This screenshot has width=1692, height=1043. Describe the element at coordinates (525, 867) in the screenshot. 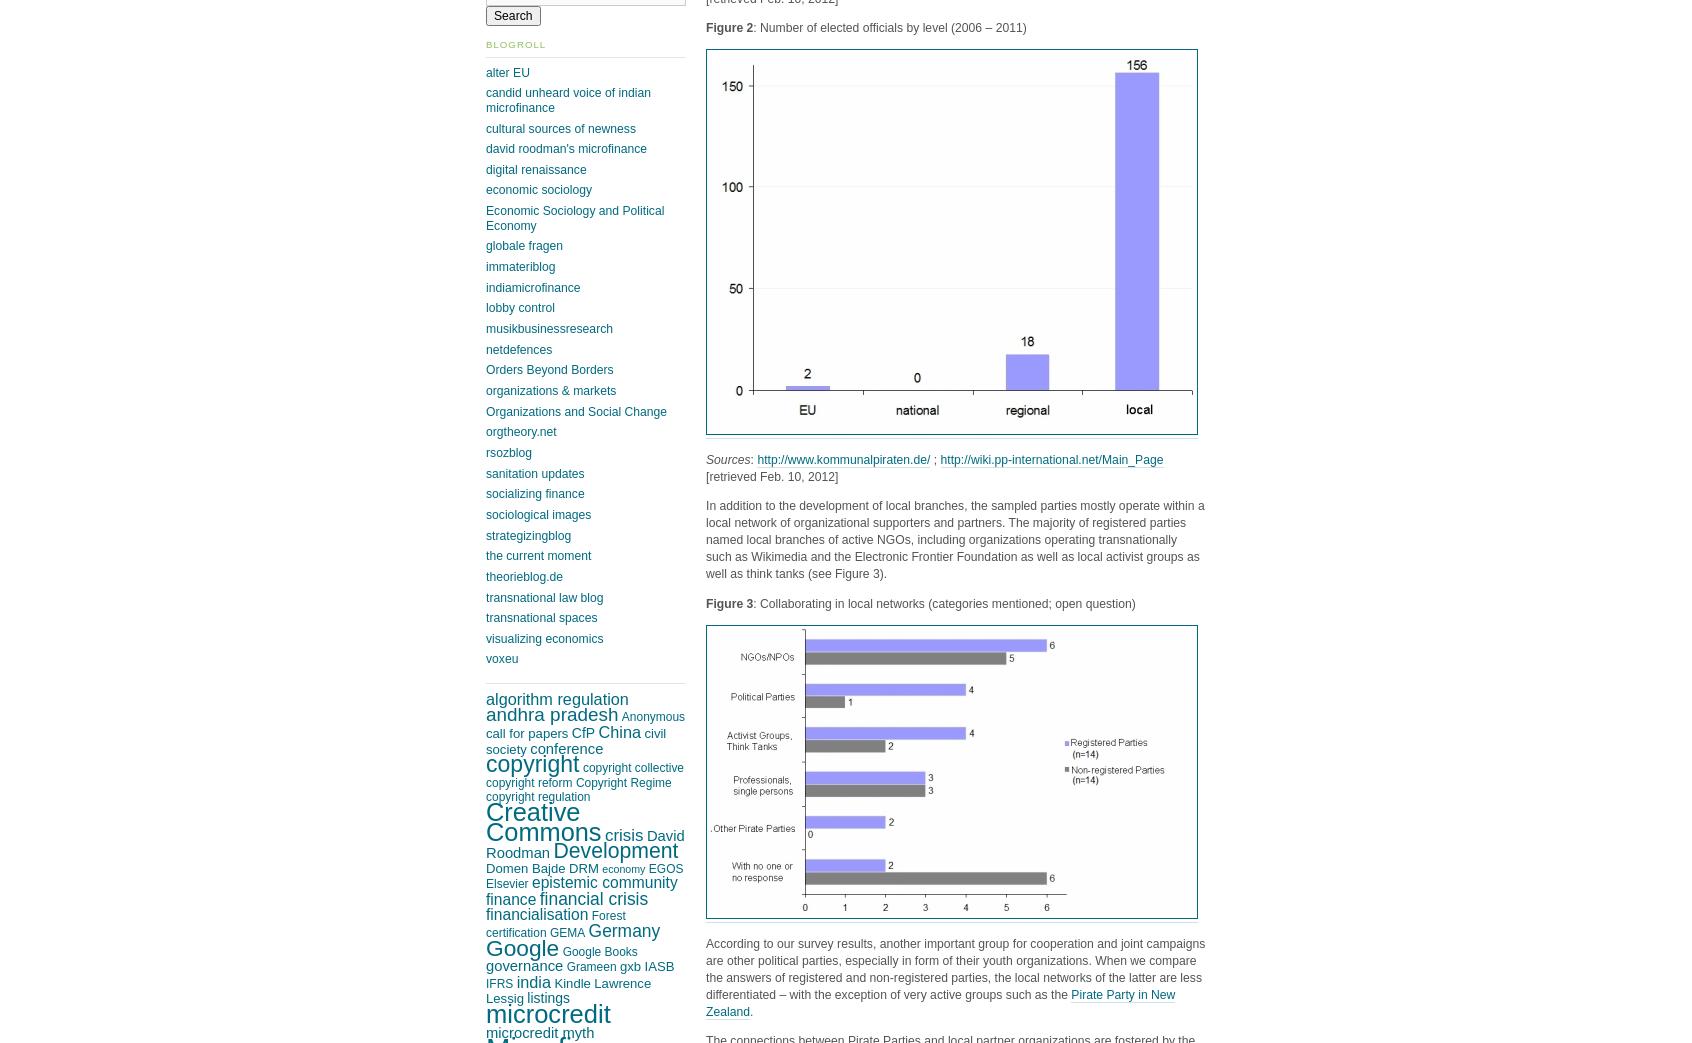

I see `'Domen Bajde'` at that location.